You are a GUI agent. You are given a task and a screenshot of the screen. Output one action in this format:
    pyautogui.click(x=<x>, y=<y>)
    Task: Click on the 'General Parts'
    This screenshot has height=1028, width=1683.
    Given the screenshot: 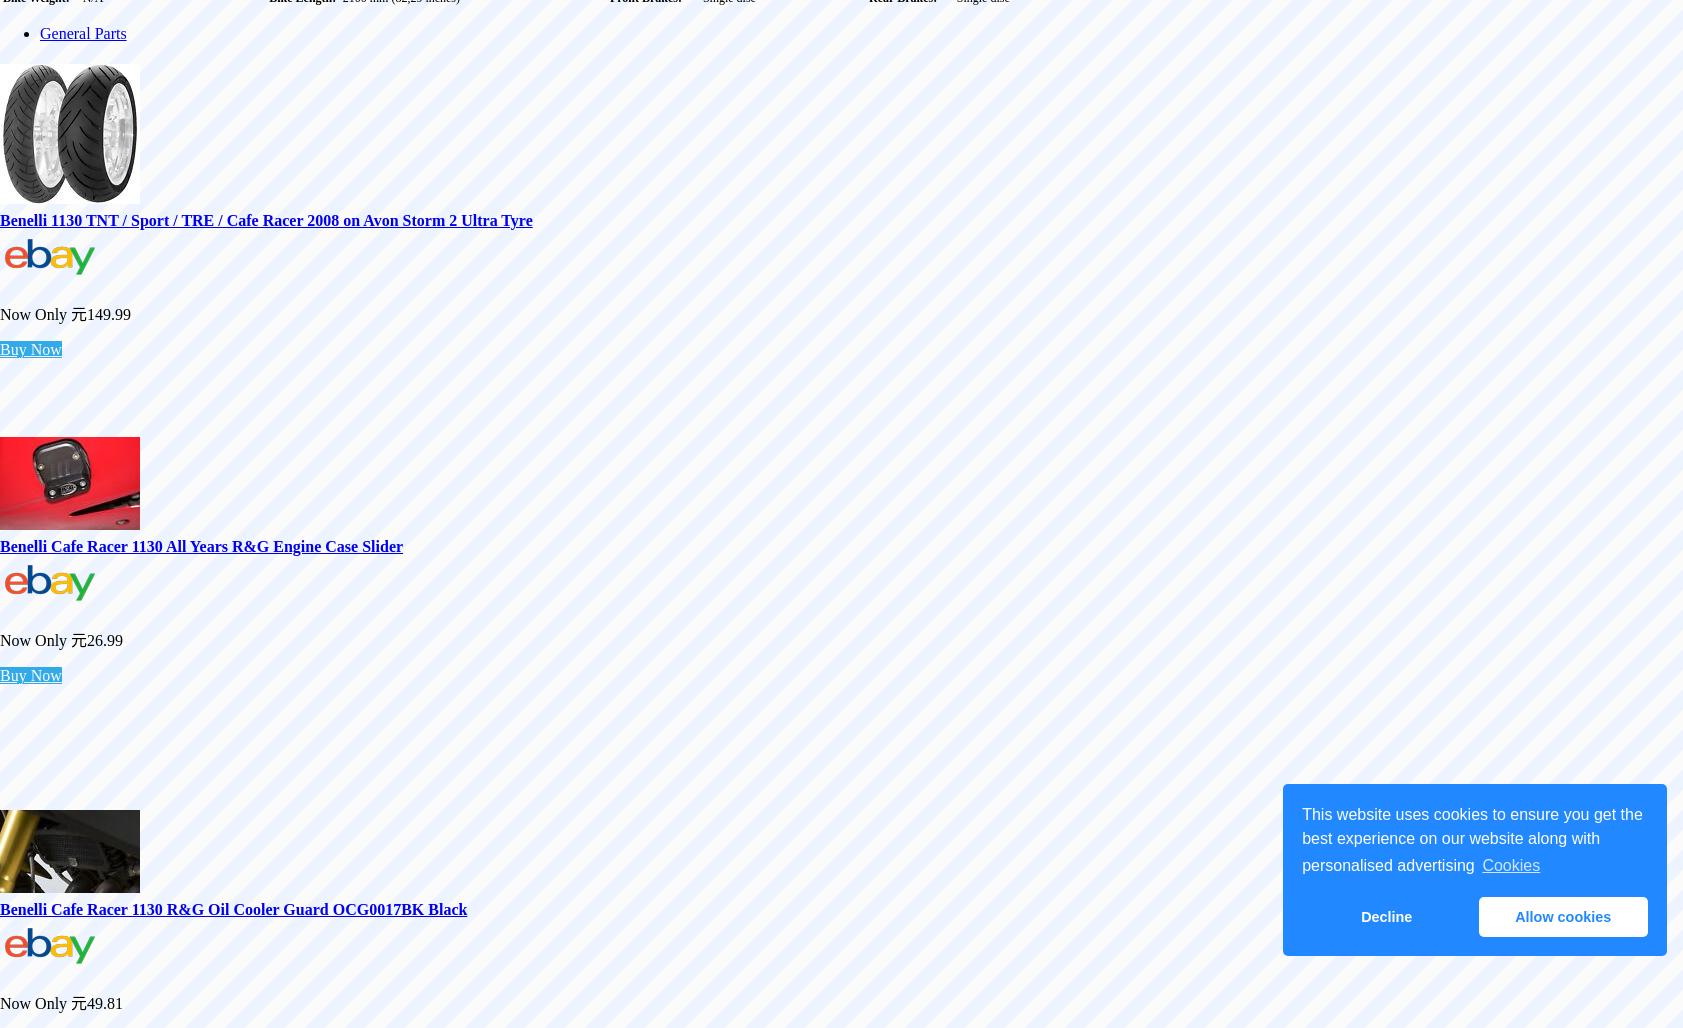 What is the action you would take?
    pyautogui.click(x=81, y=32)
    